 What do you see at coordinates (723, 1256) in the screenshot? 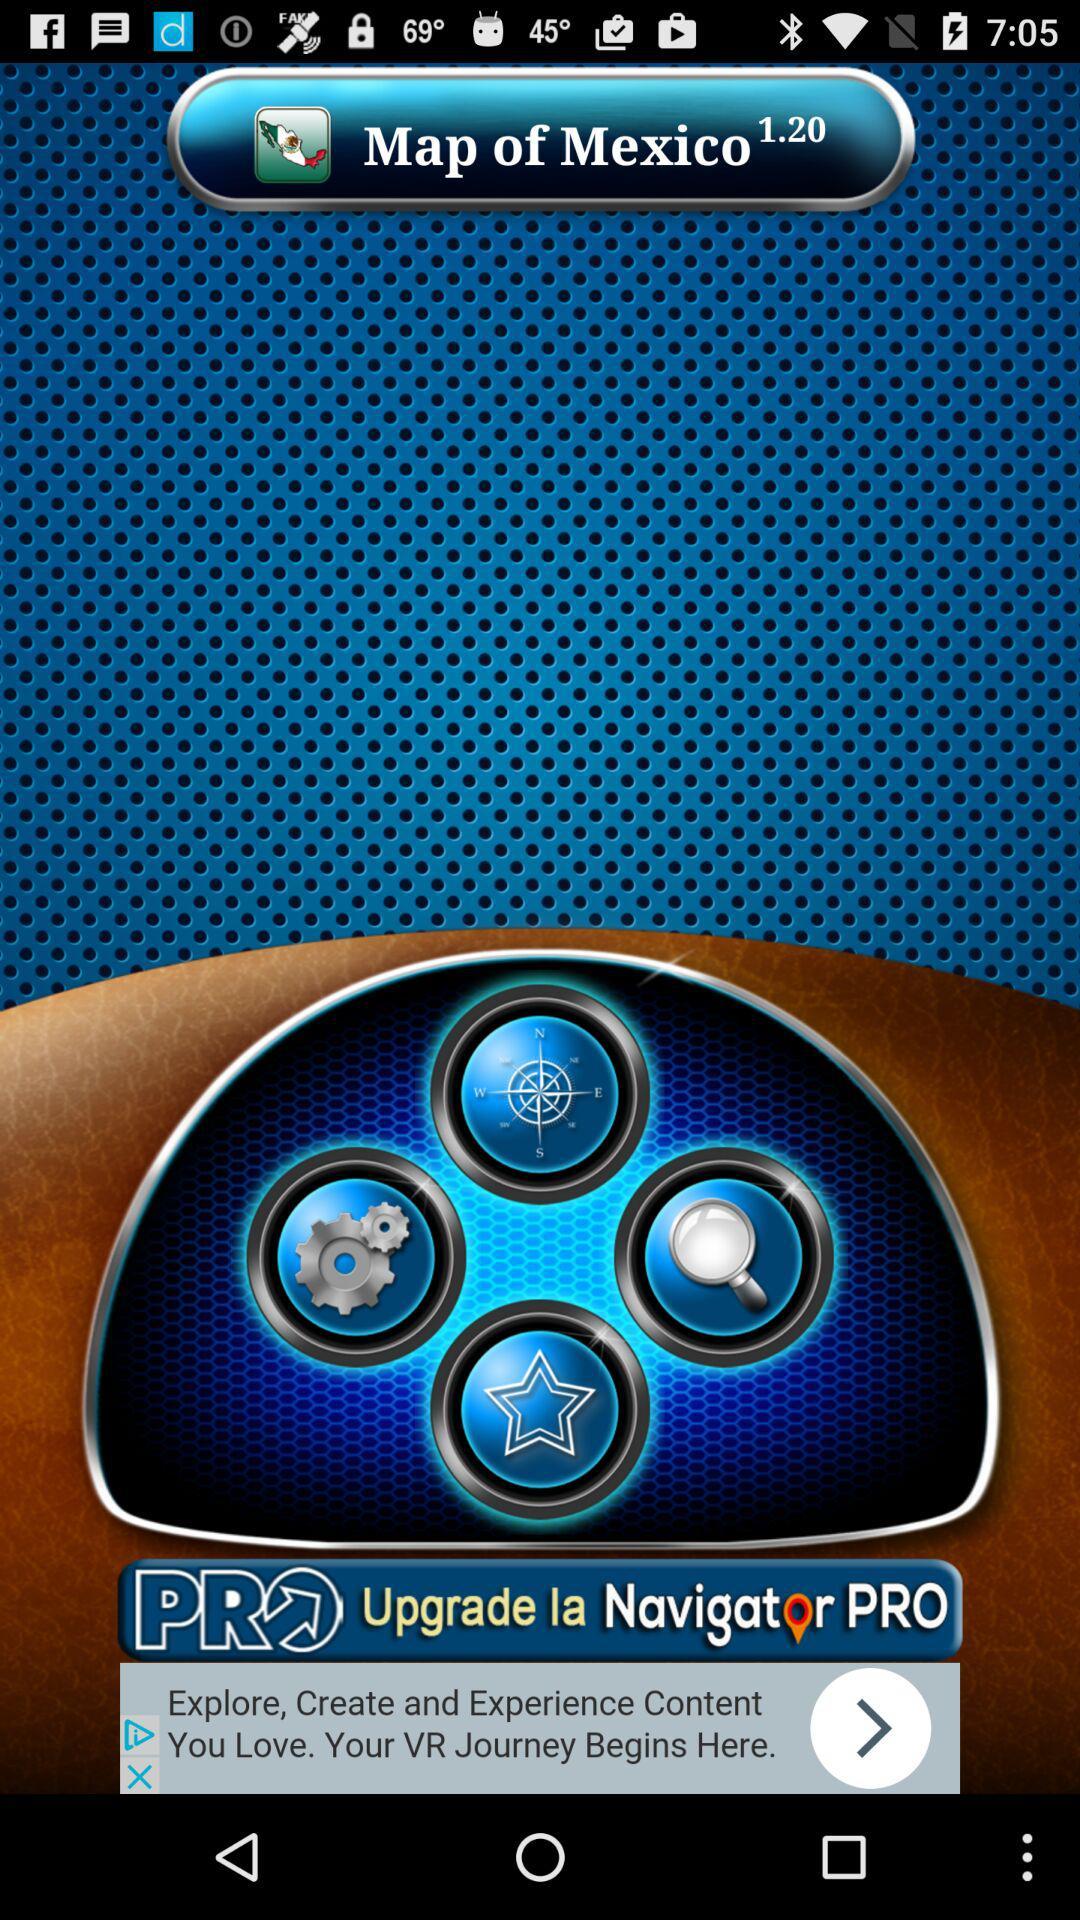
I see `click on the magnifying glass` at bounding box center [723, 1256].